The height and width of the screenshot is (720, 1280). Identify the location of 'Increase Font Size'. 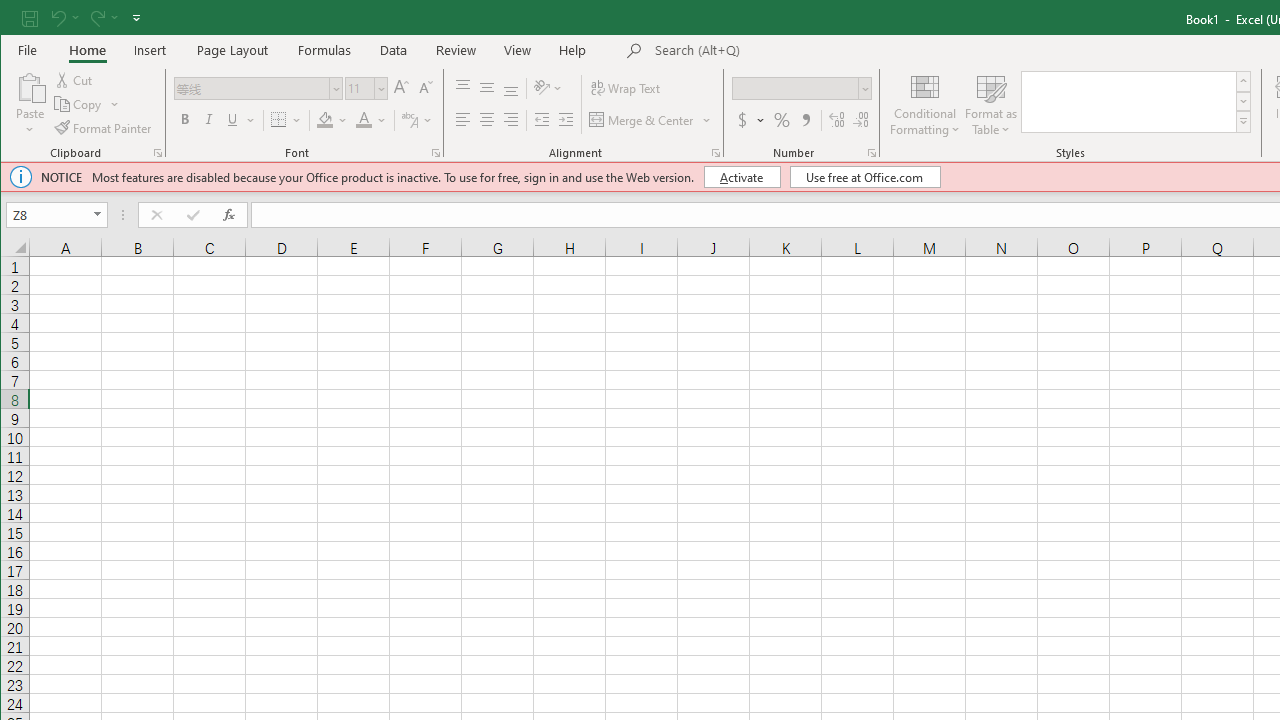
(400, 87).